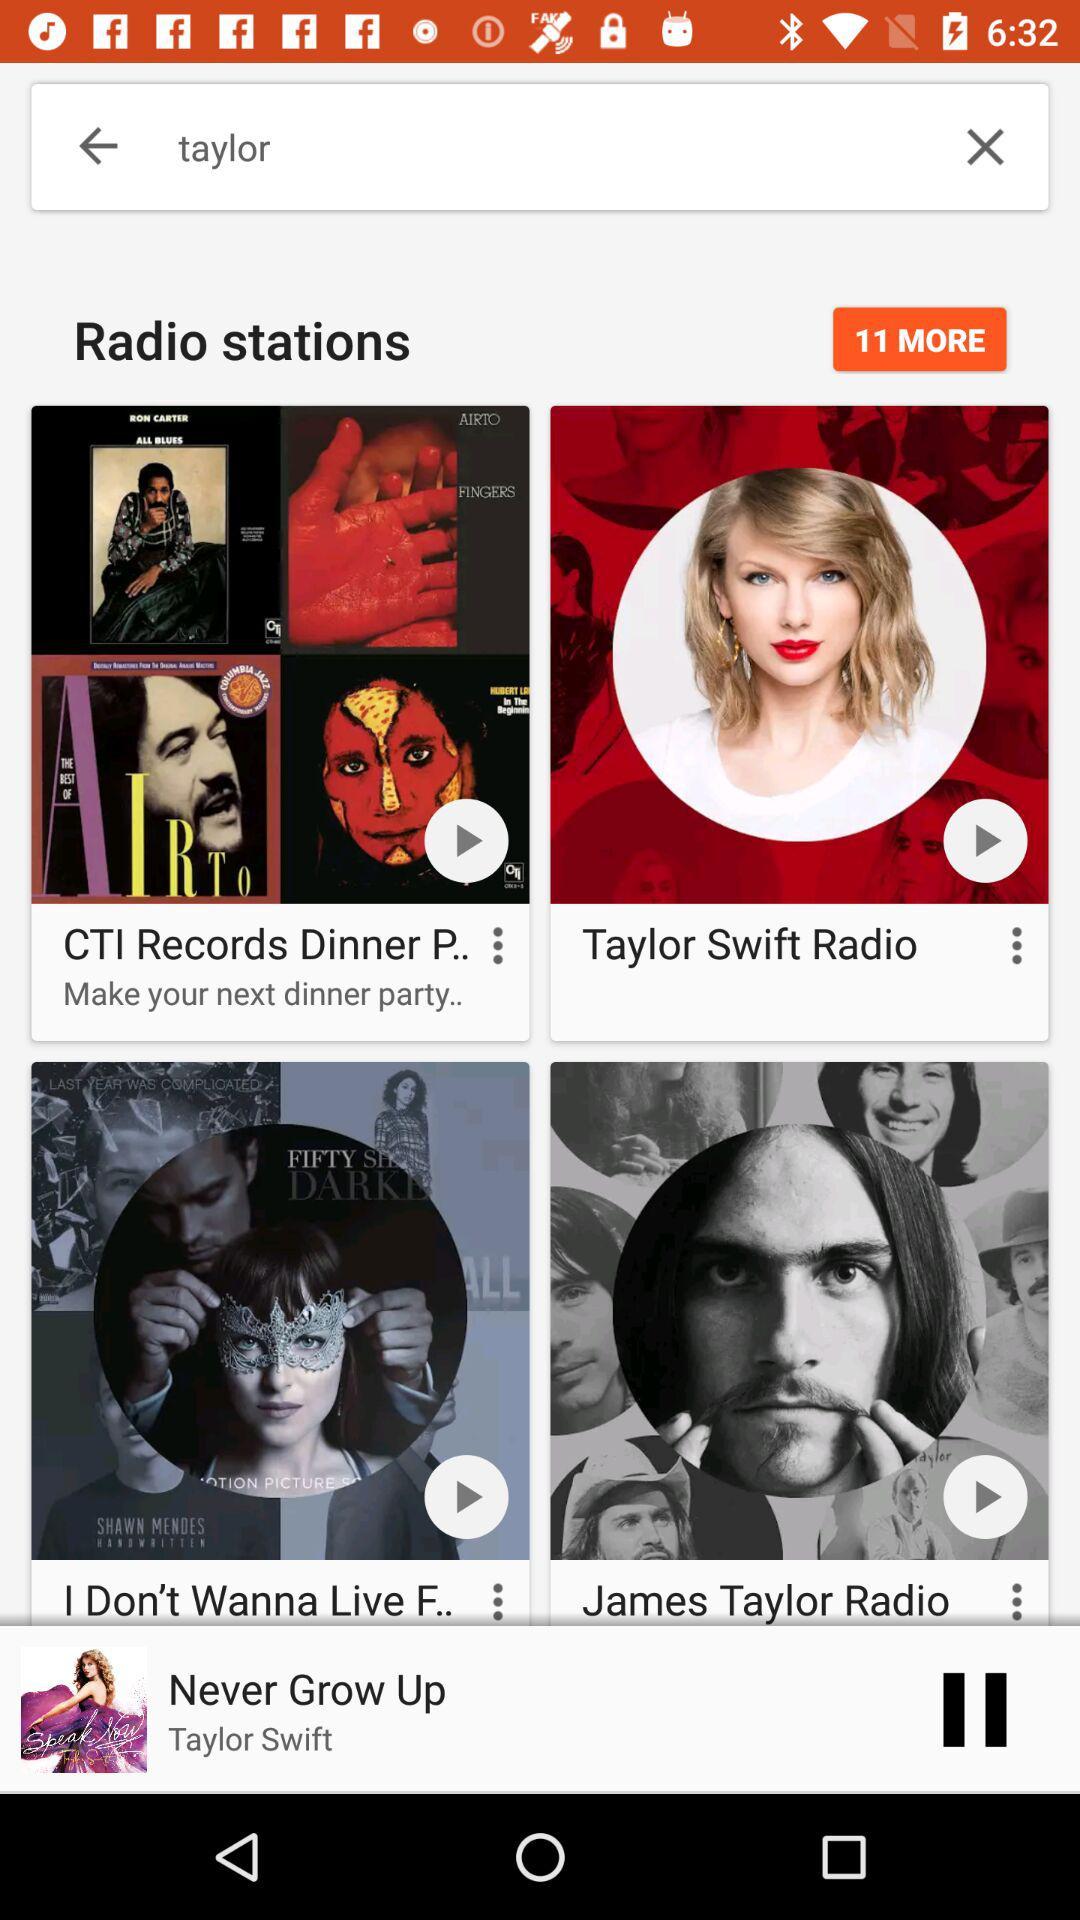 This screenshot has width=1080, height=1920. Describe the element at coordinates (984, 146) in the screenshot. I see `the item next to taylor icon` at that location.